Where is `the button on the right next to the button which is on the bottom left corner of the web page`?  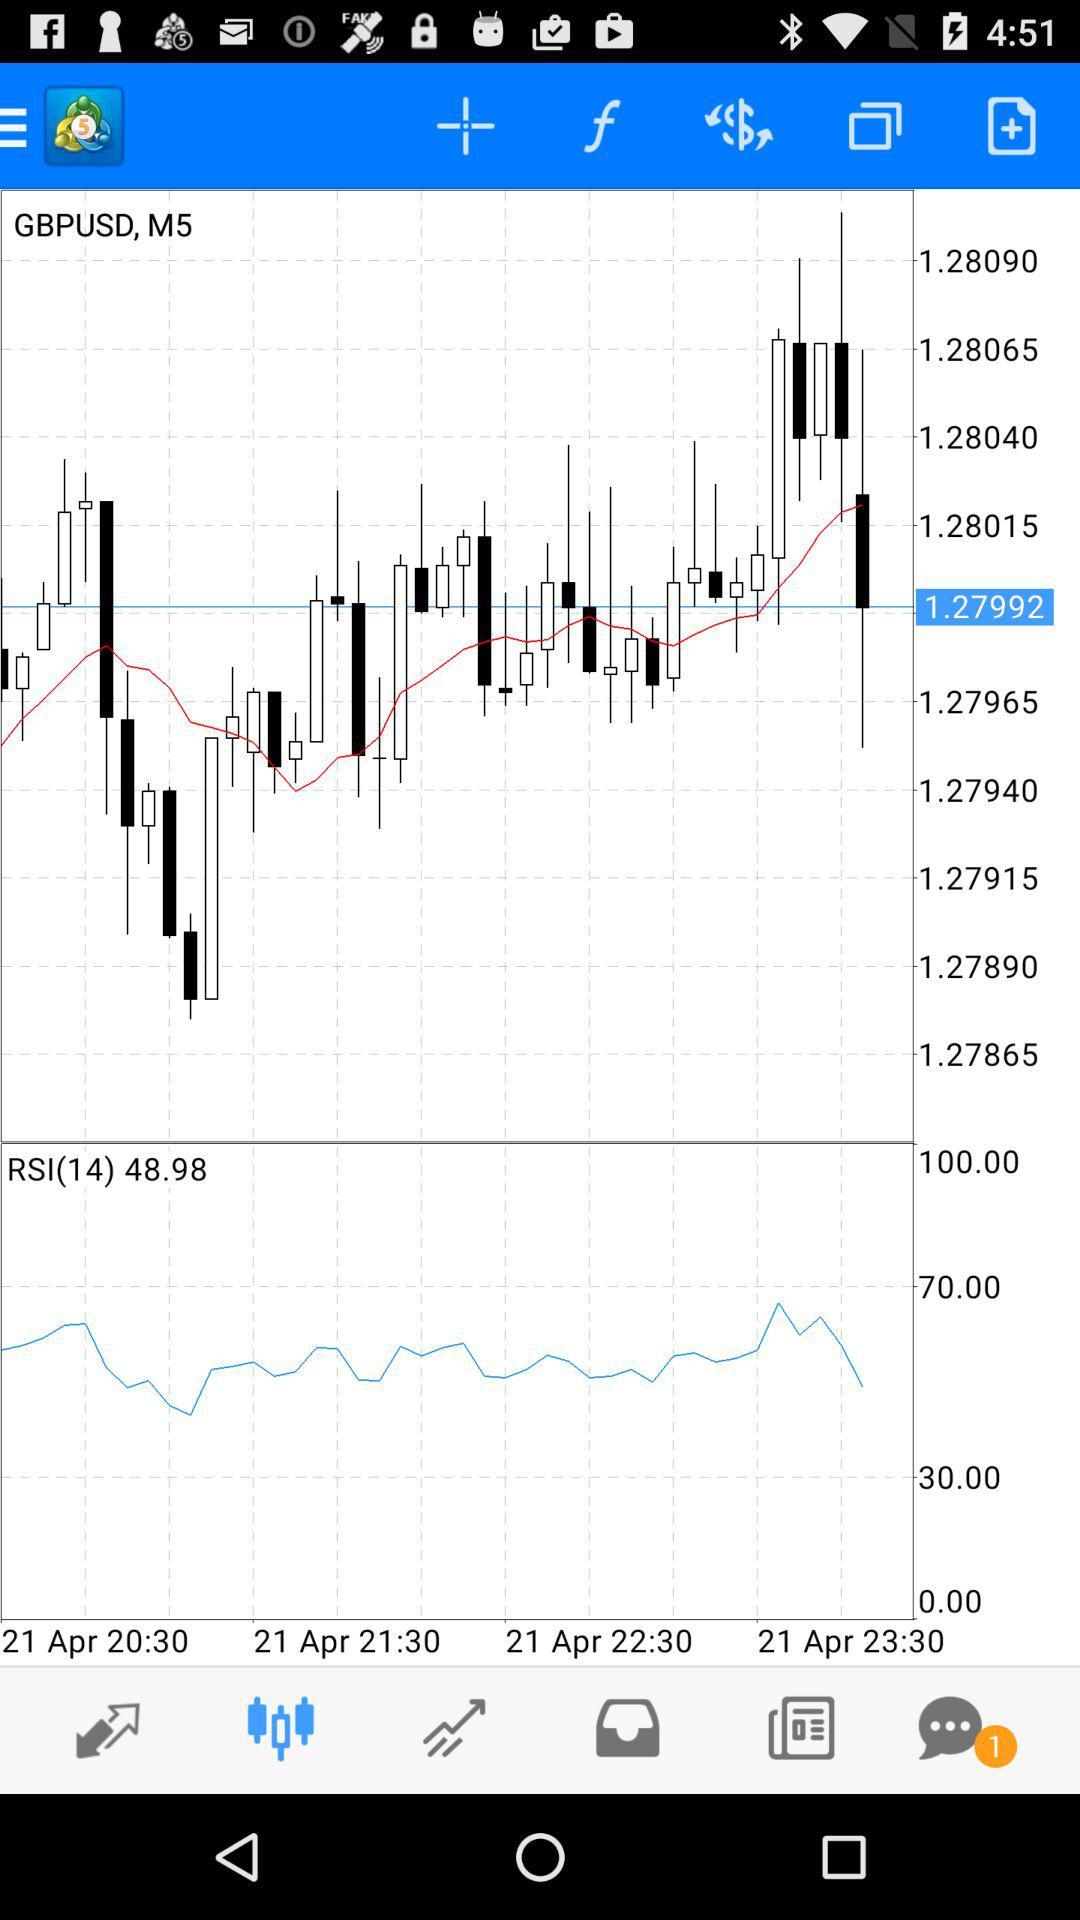 the button on the right next to the button which is on the bottom left corner of the web page is located at coordinates (281, 1727).